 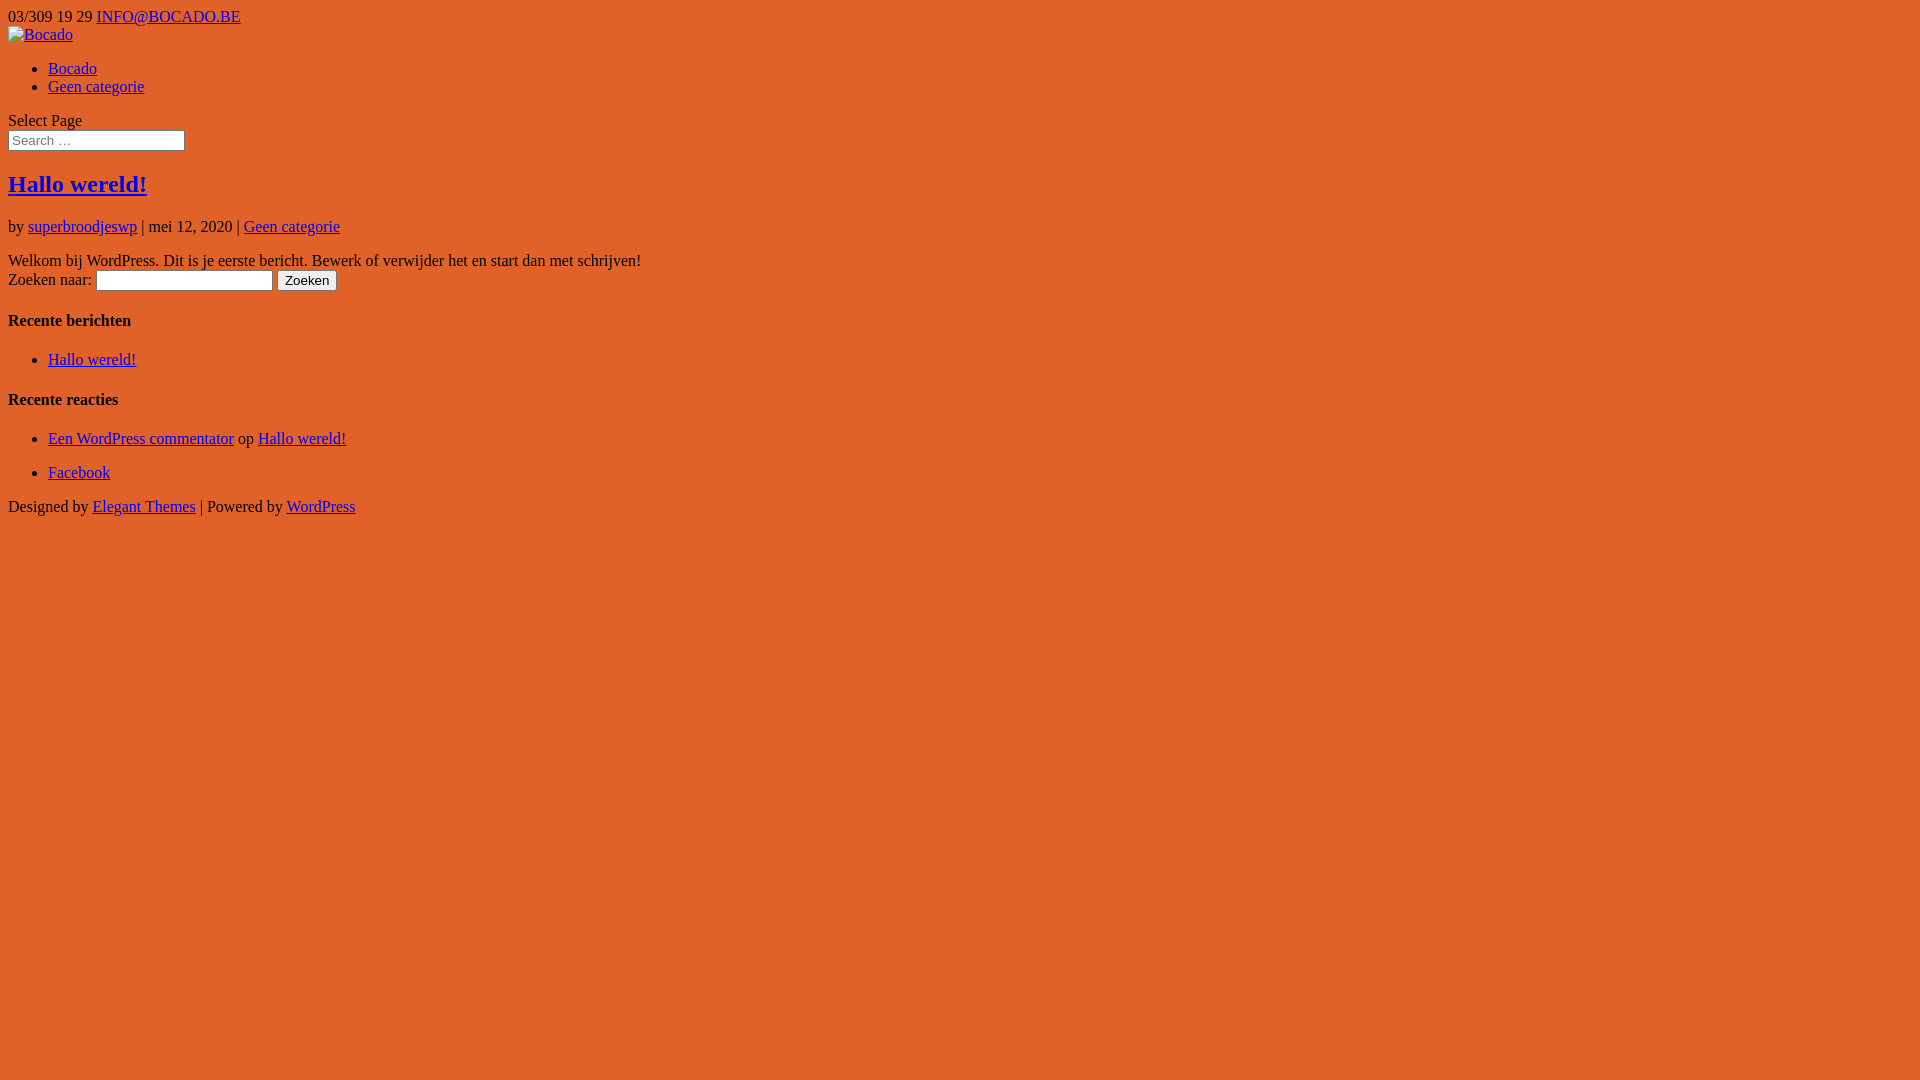 I want to click on 'Search for:', so click(x=95, y=139).